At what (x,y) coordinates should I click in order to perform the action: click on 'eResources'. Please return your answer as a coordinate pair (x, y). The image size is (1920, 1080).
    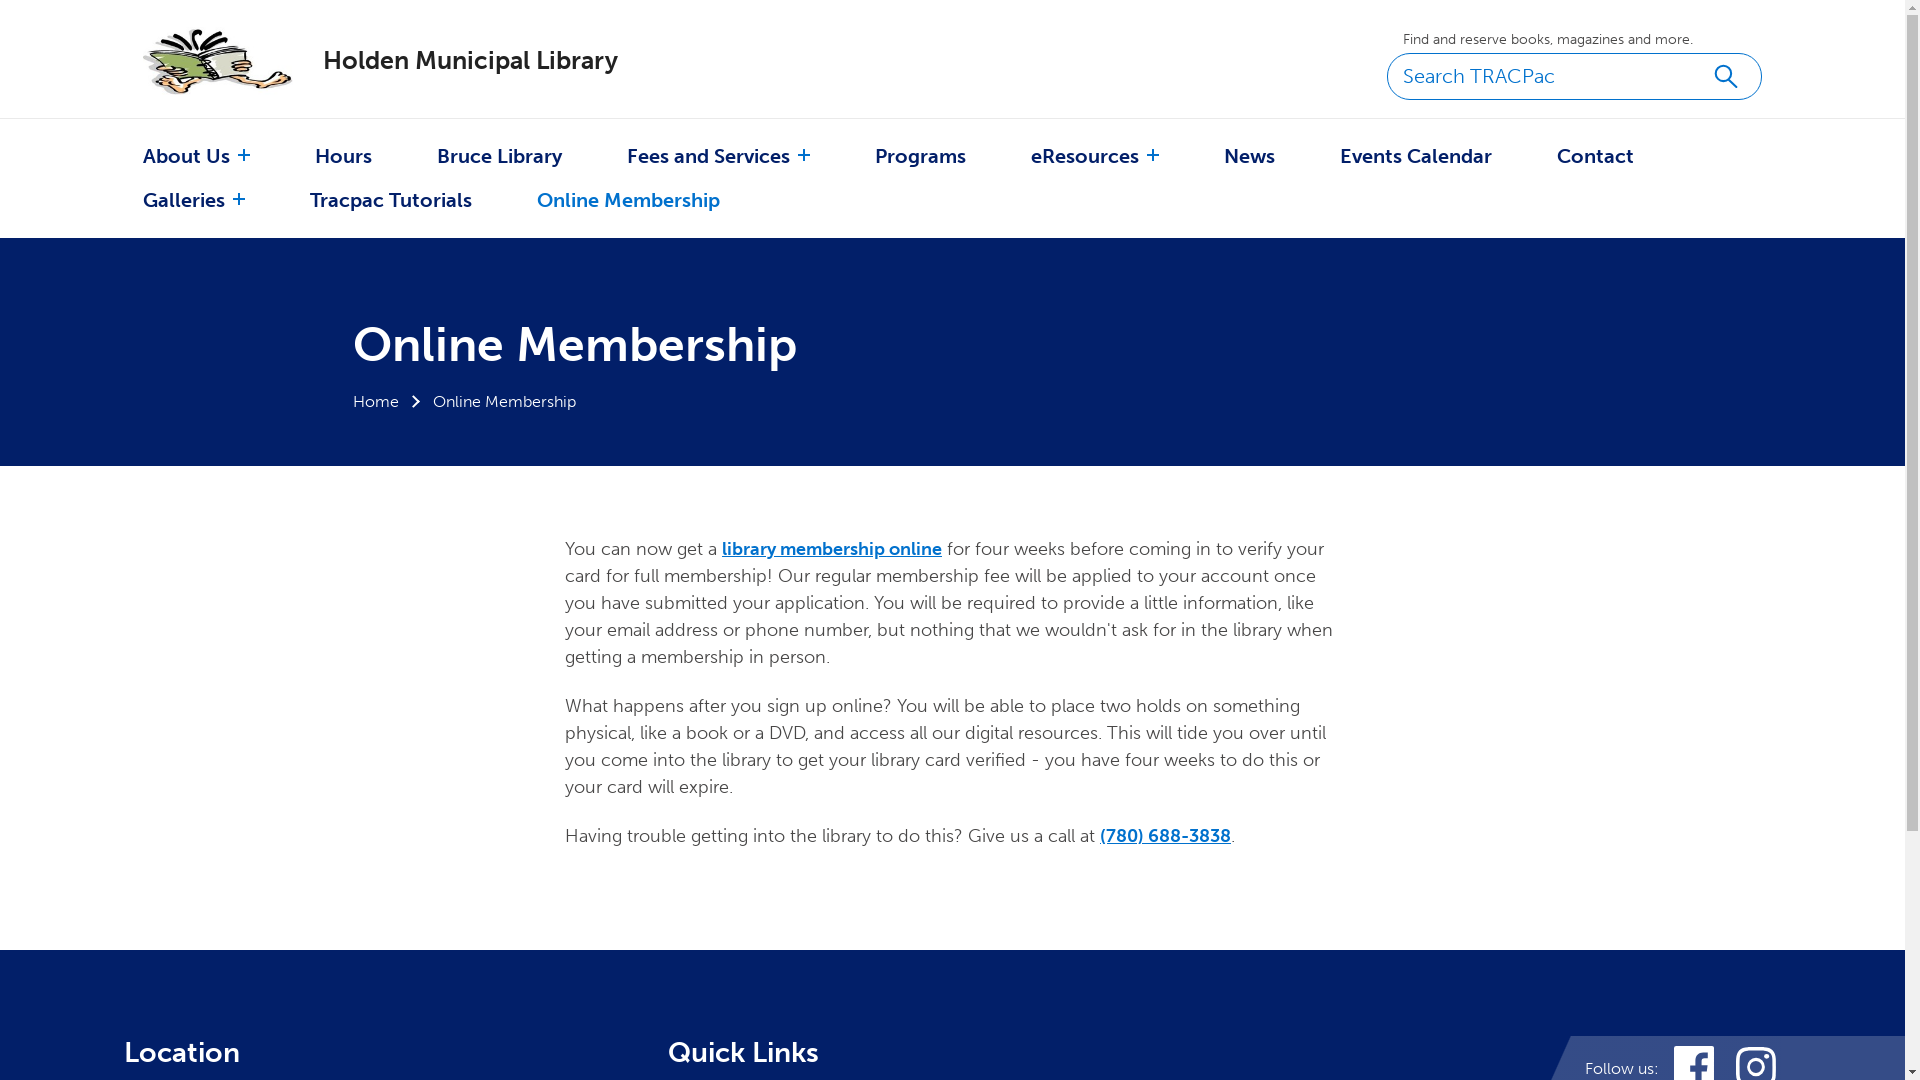
    Looking at the image, I should click on (1083, 154).